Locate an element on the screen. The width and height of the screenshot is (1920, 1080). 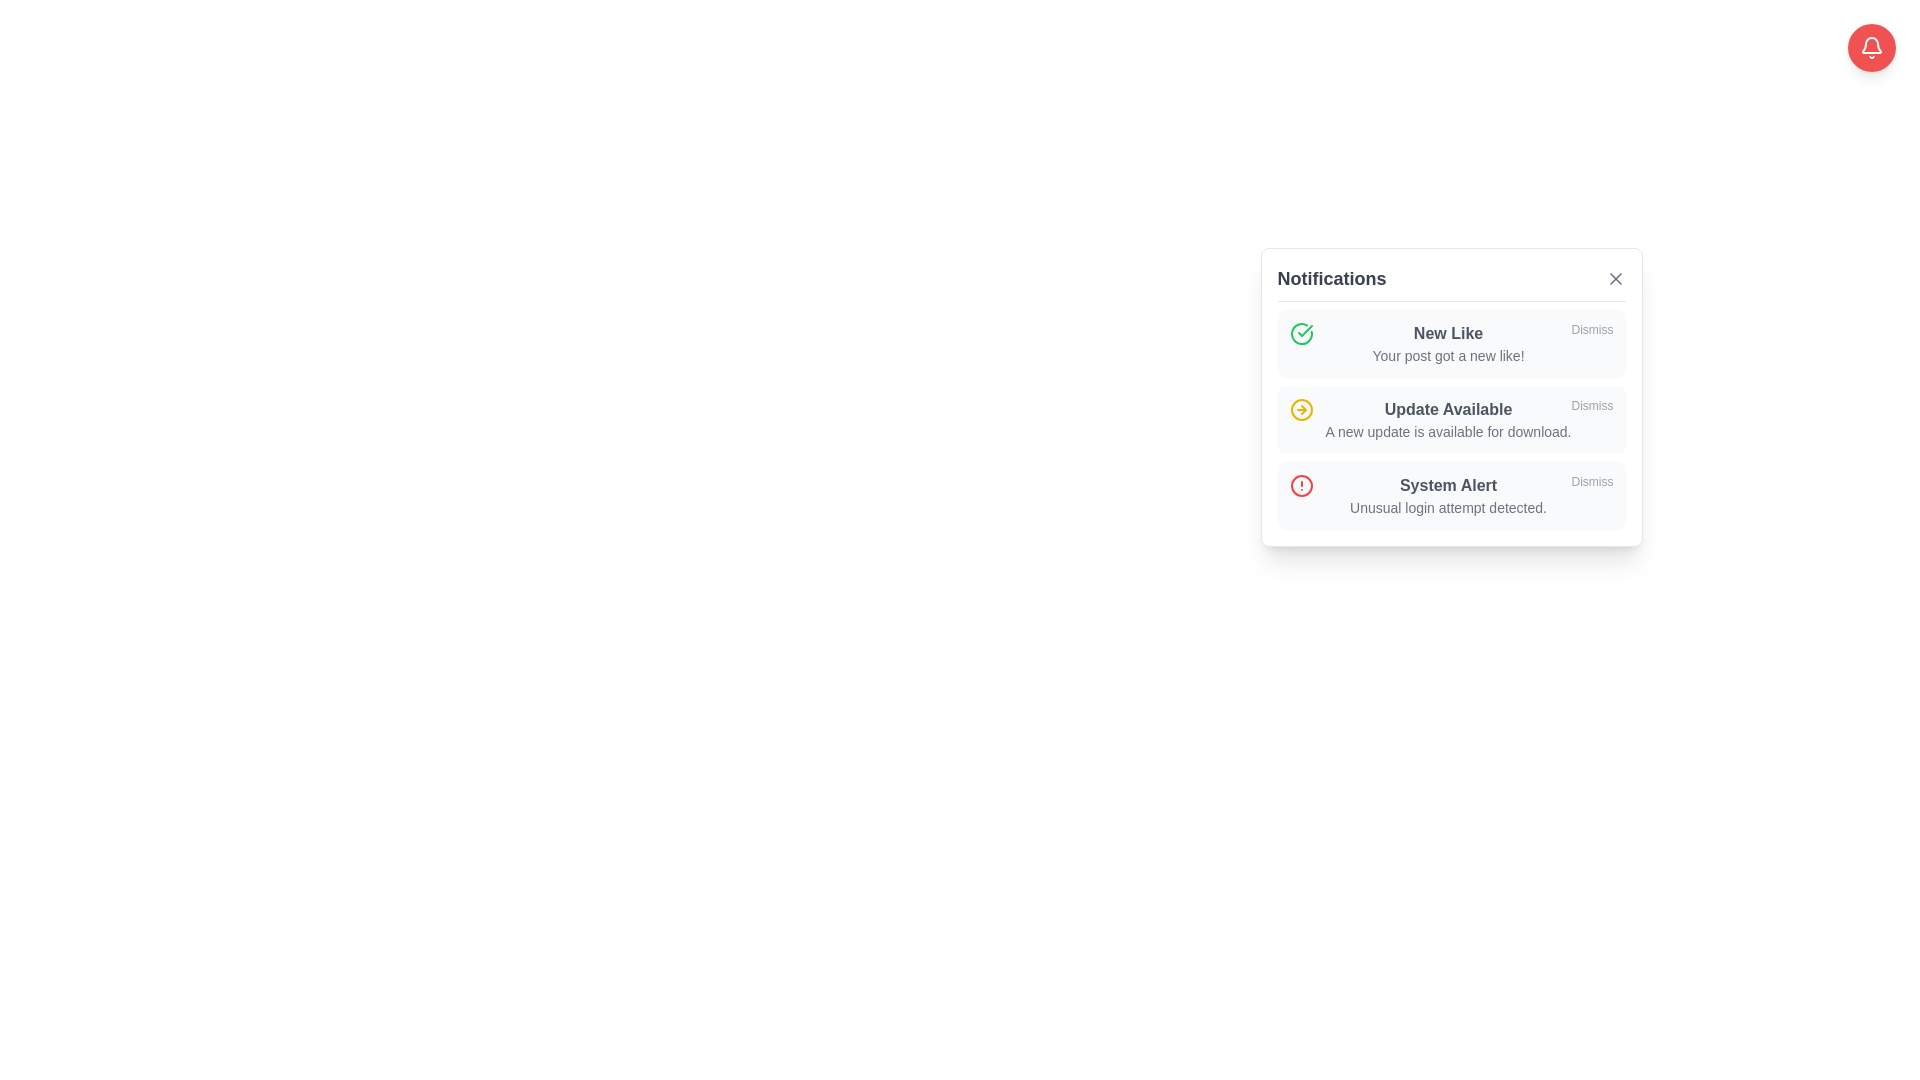
the notification card labeled 'Update Available' which contains a yellow circular icon and a 'Dismiss' button, located in the notifications list of the popup window is located at coordinates (1451, 397).